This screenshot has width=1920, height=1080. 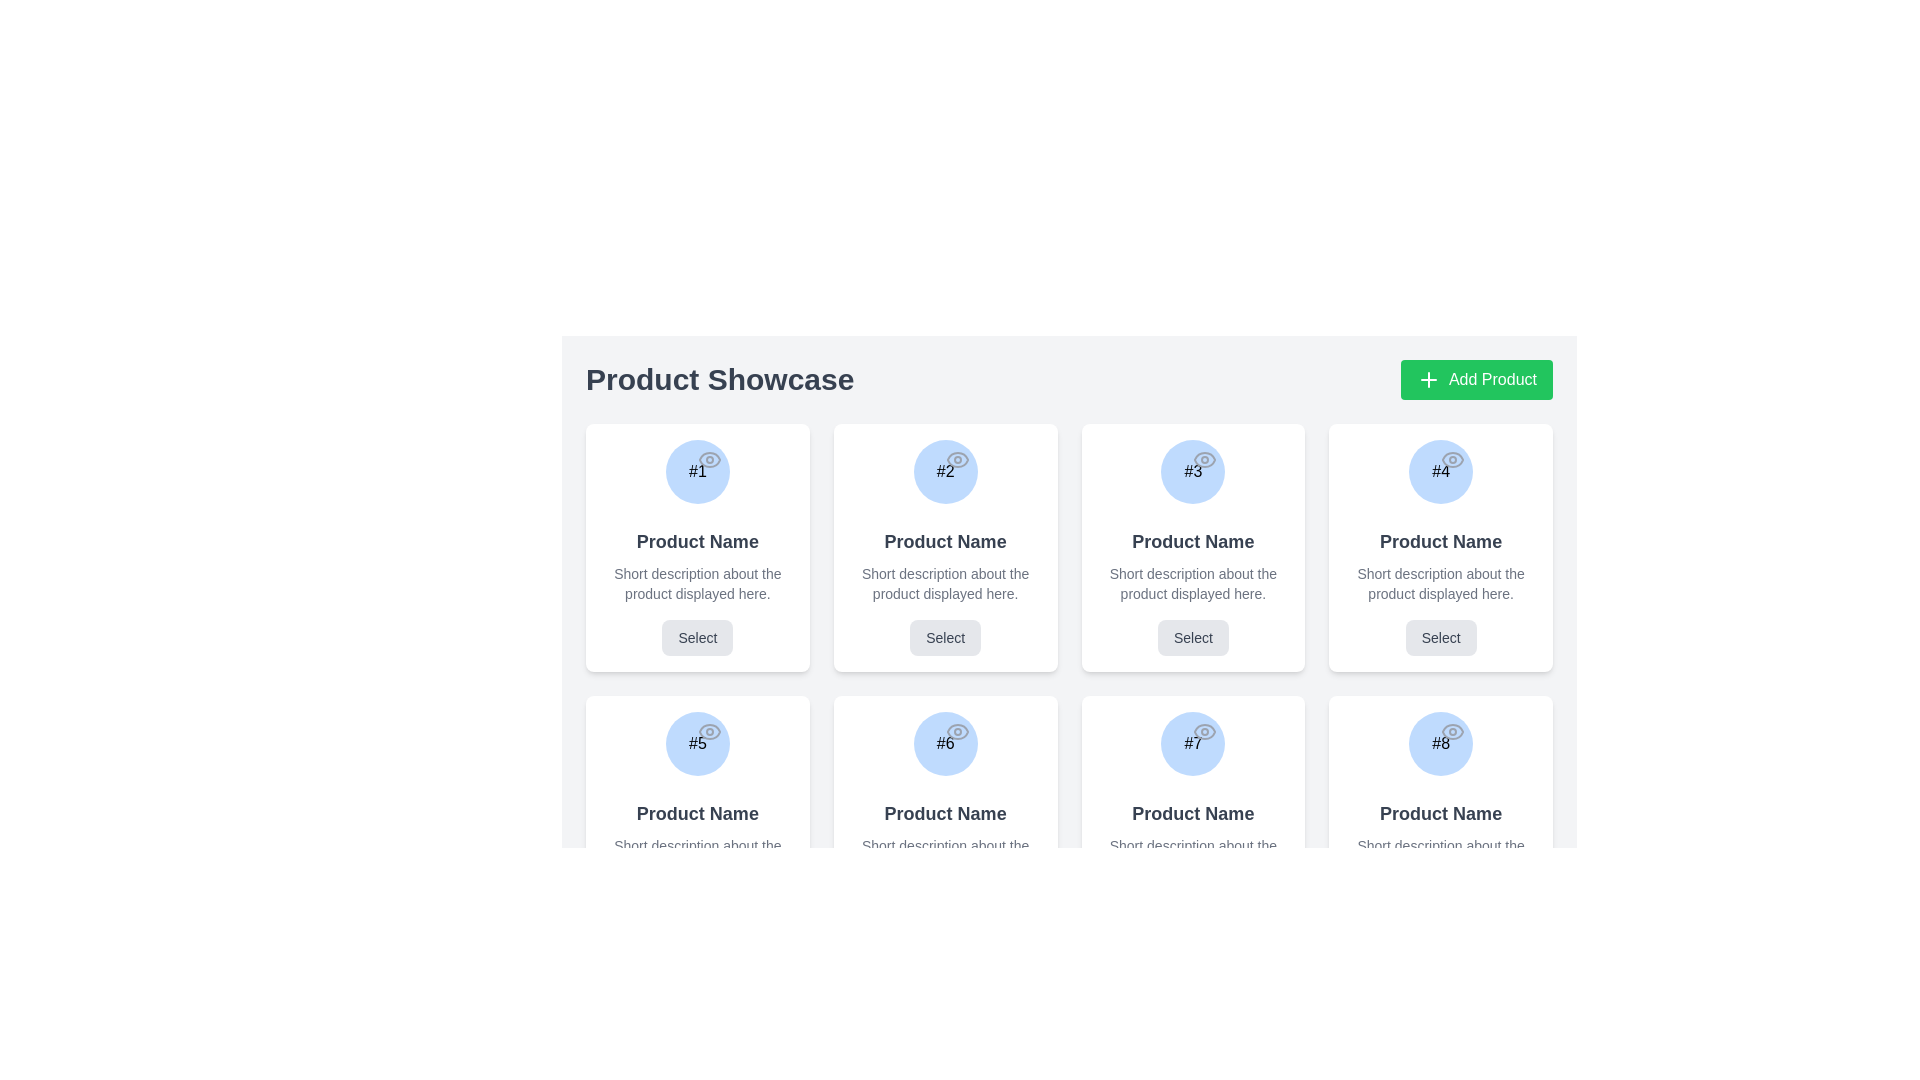 What do you see at coordinates (697, 910) in the screenshot?
I see `the button located at the bottom-center of the fifth product card` at bounding box center [697, 910].